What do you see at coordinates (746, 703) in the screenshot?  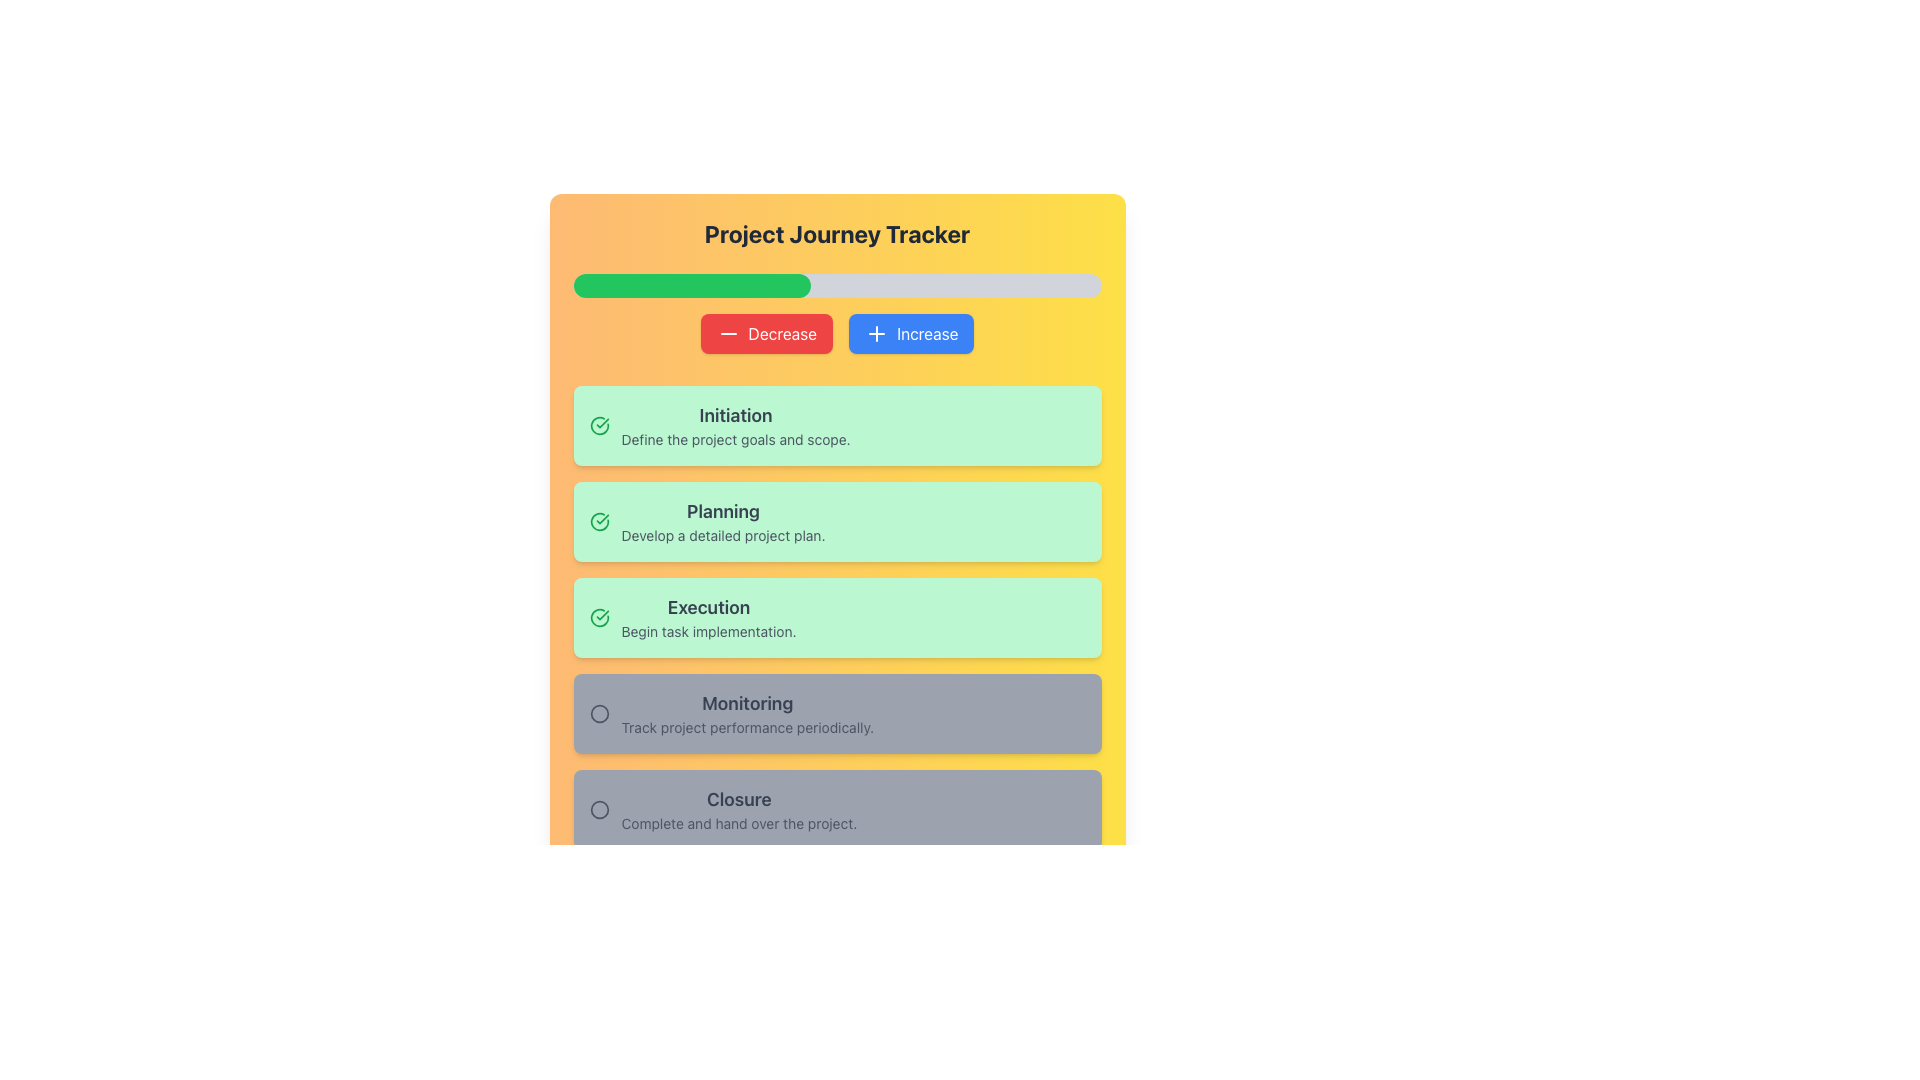 I see `text label displaying 'Monitoring' located at the top-center of the 'Monitoring' section, which is in bold gray font and larger than surrounding text` at bounding box center [746, 703].